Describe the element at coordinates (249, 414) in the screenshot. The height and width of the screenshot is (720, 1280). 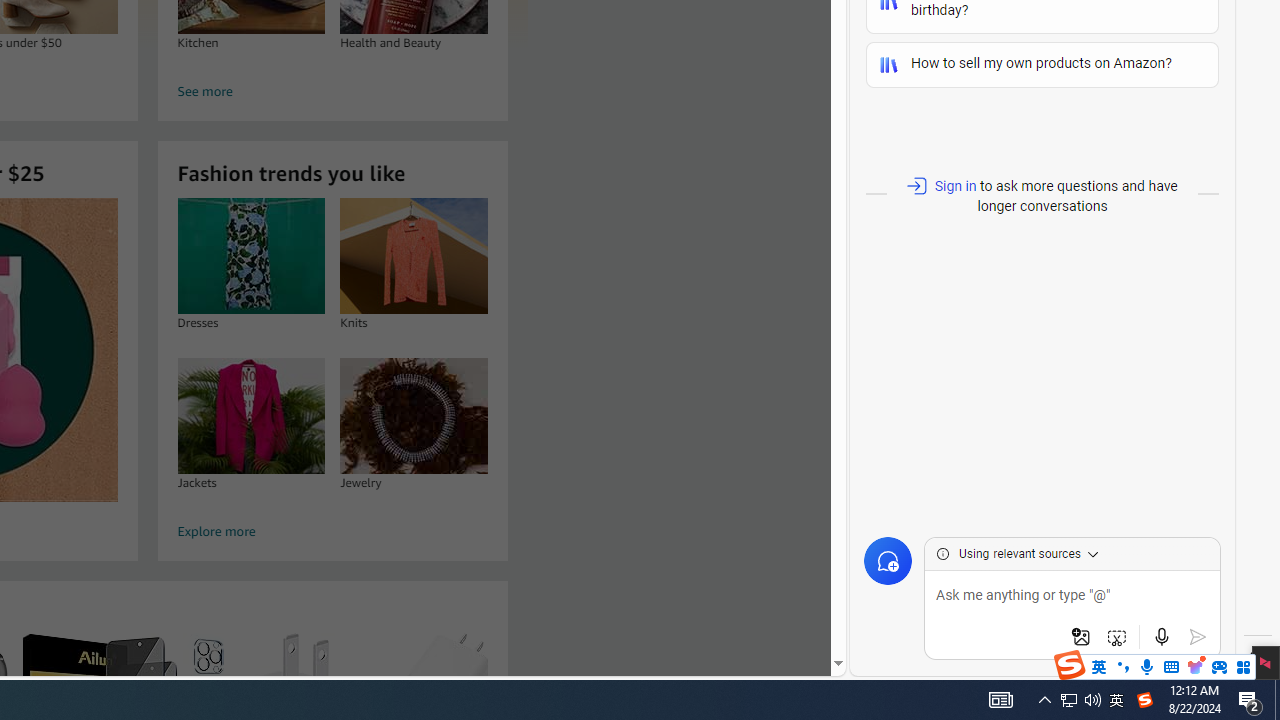
I see `'Jackets'` at that location.